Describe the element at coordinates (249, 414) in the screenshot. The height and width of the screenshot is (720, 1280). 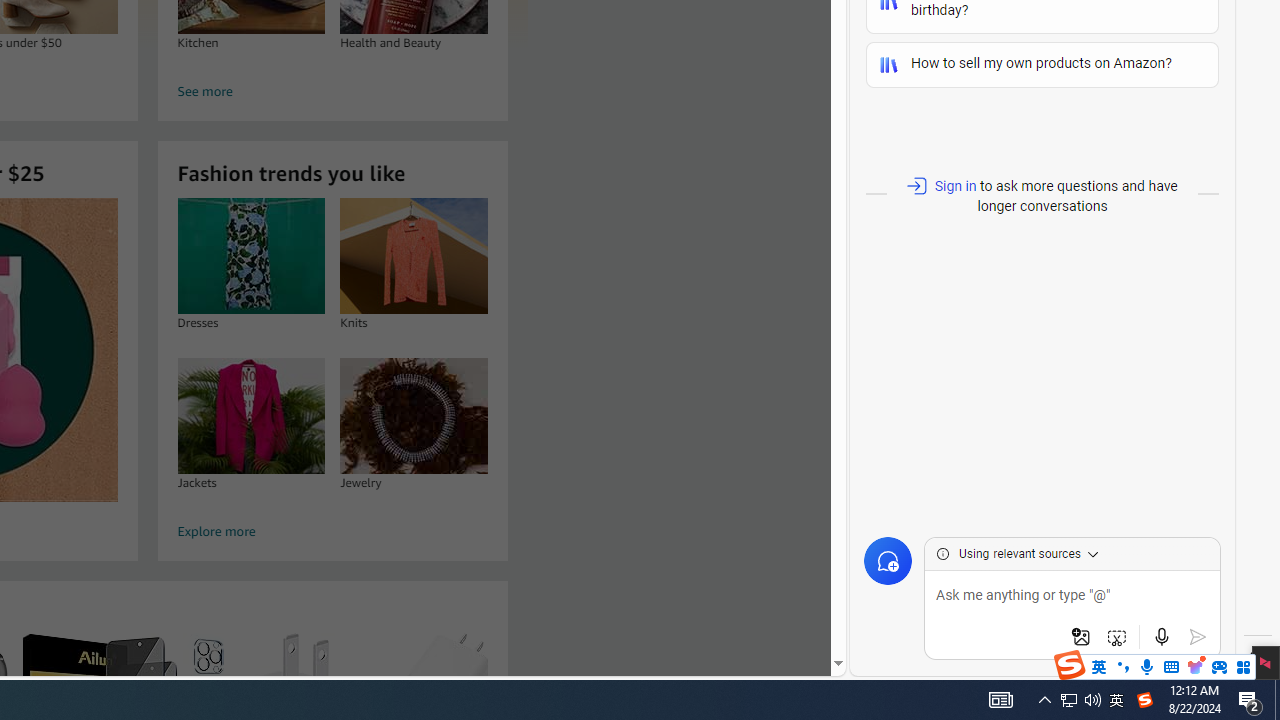
I see `'Jackets'` at that location.